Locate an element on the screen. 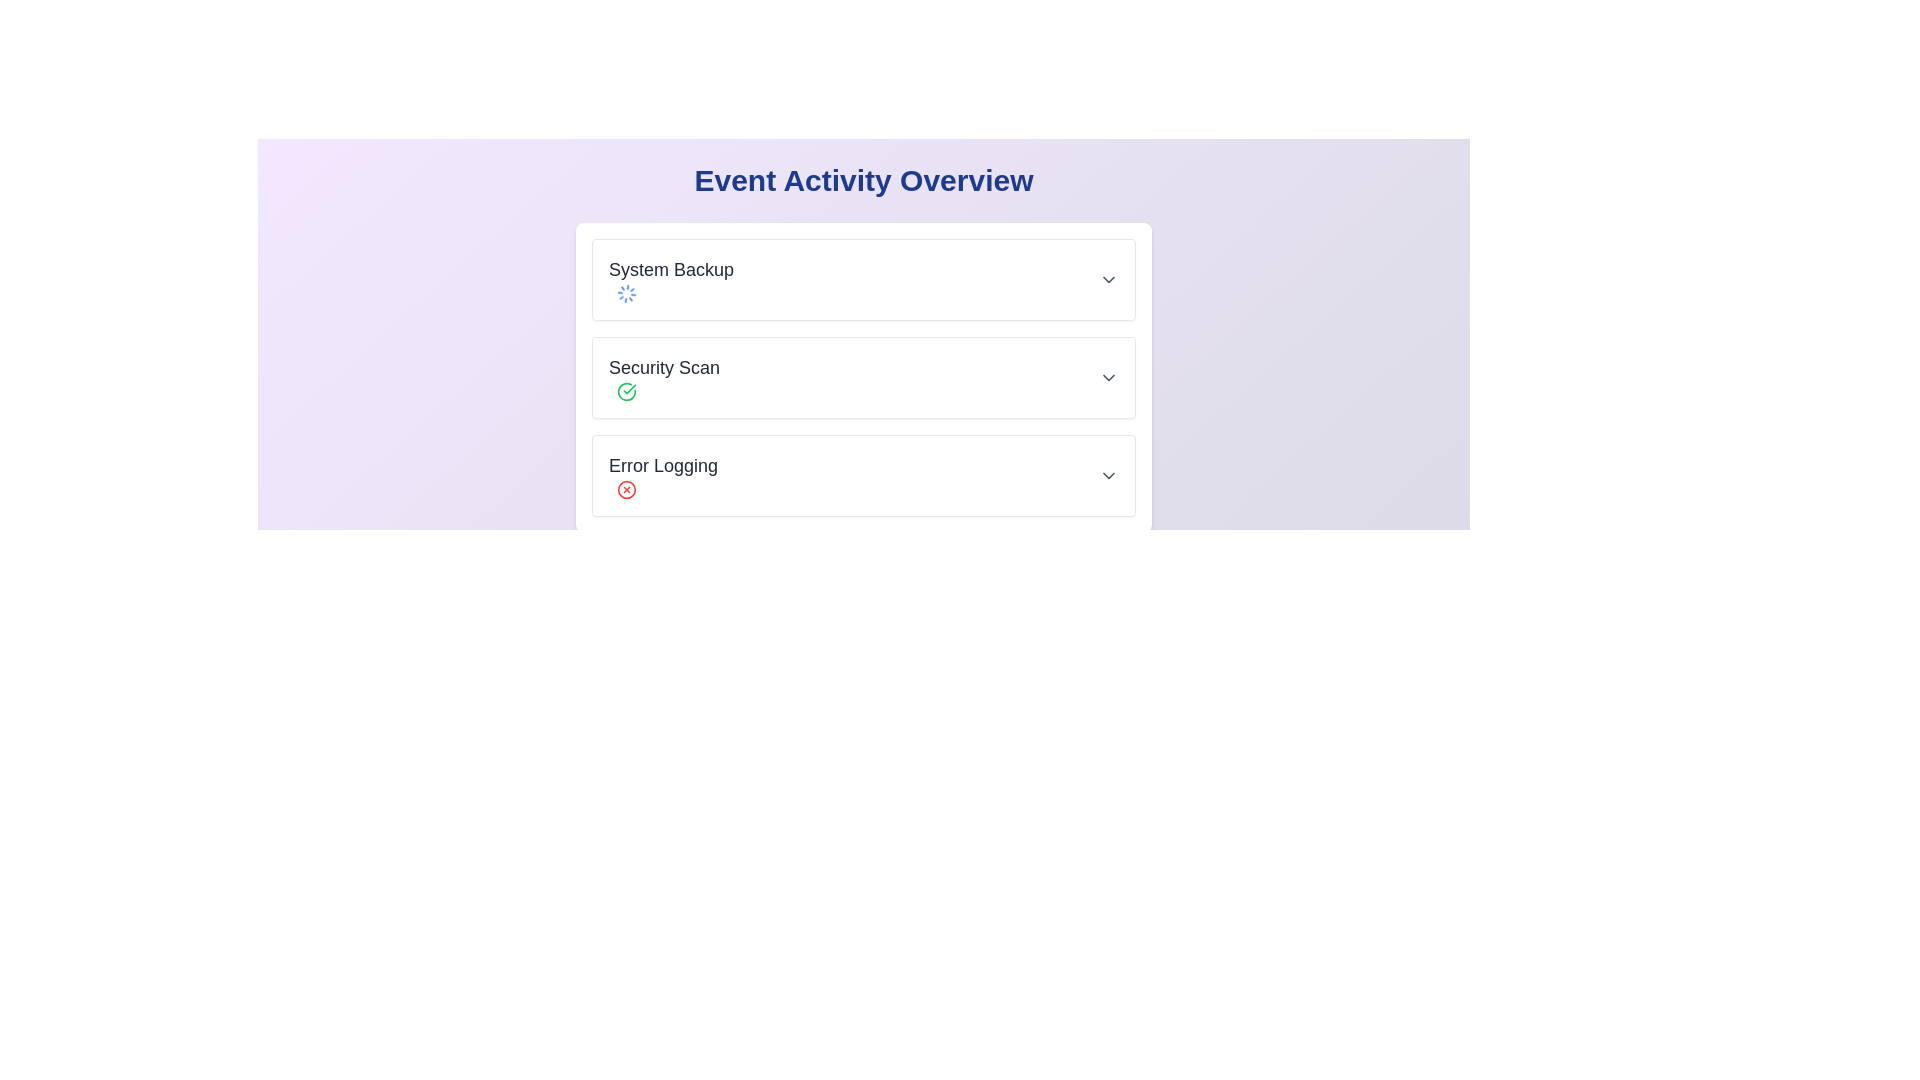 The image size is (1920, 1080). the small downward-facing gray arrow button located in the top-right corner of the 'System Backup' panel to change its color is located at coordinates (1107, 280).